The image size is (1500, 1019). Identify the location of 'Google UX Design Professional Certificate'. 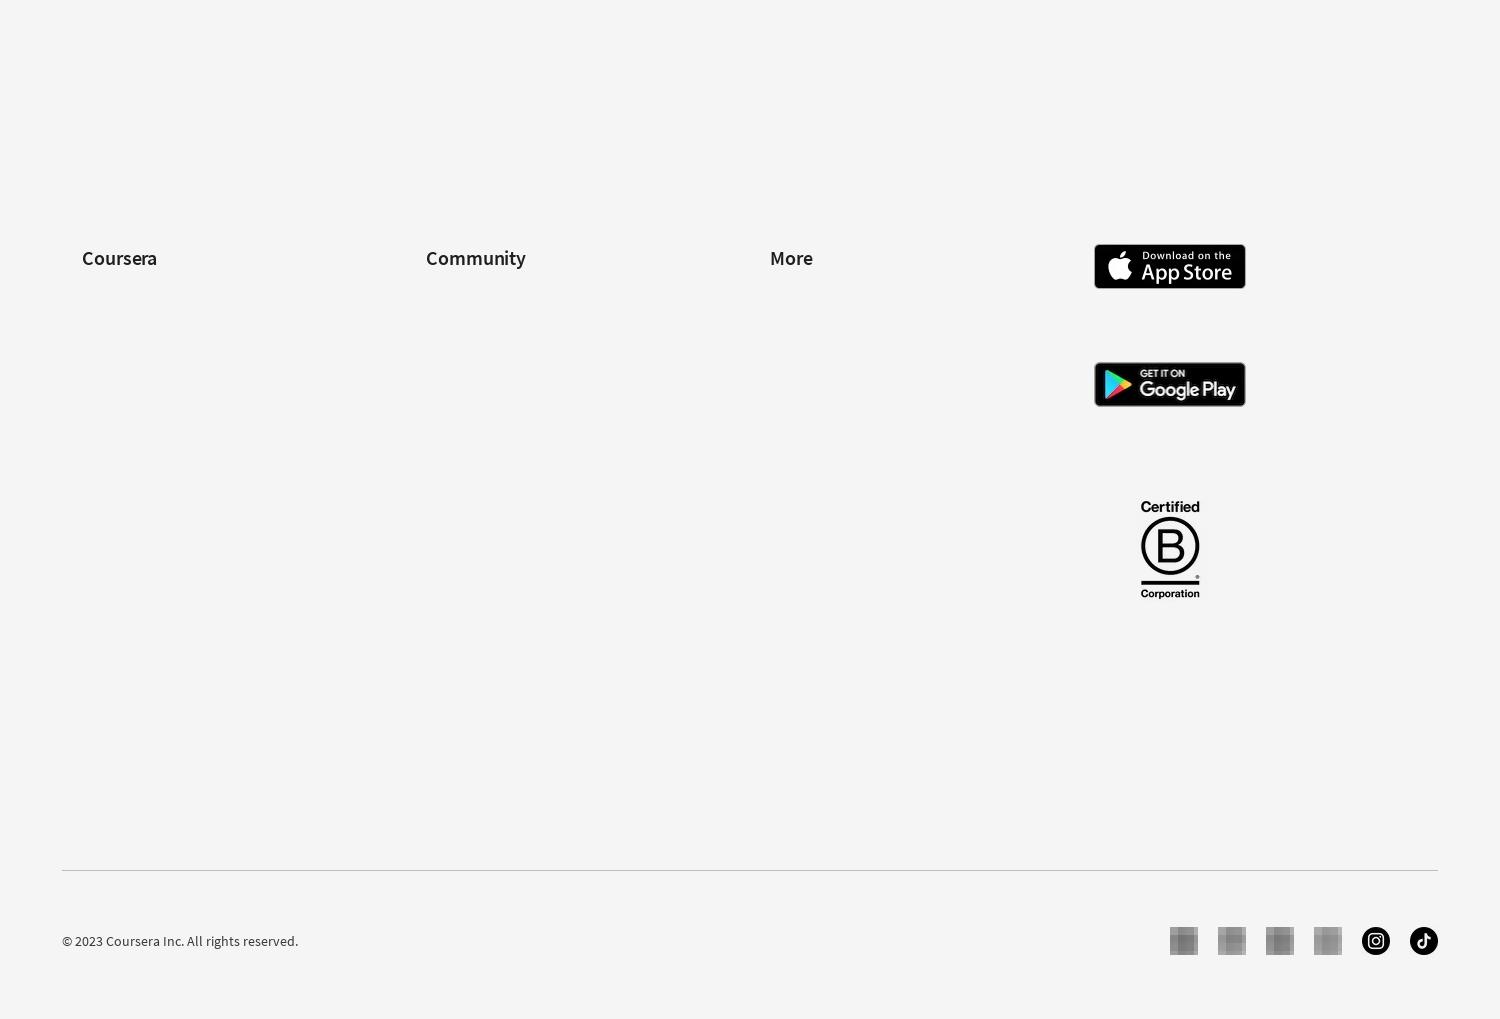
(548, 37).